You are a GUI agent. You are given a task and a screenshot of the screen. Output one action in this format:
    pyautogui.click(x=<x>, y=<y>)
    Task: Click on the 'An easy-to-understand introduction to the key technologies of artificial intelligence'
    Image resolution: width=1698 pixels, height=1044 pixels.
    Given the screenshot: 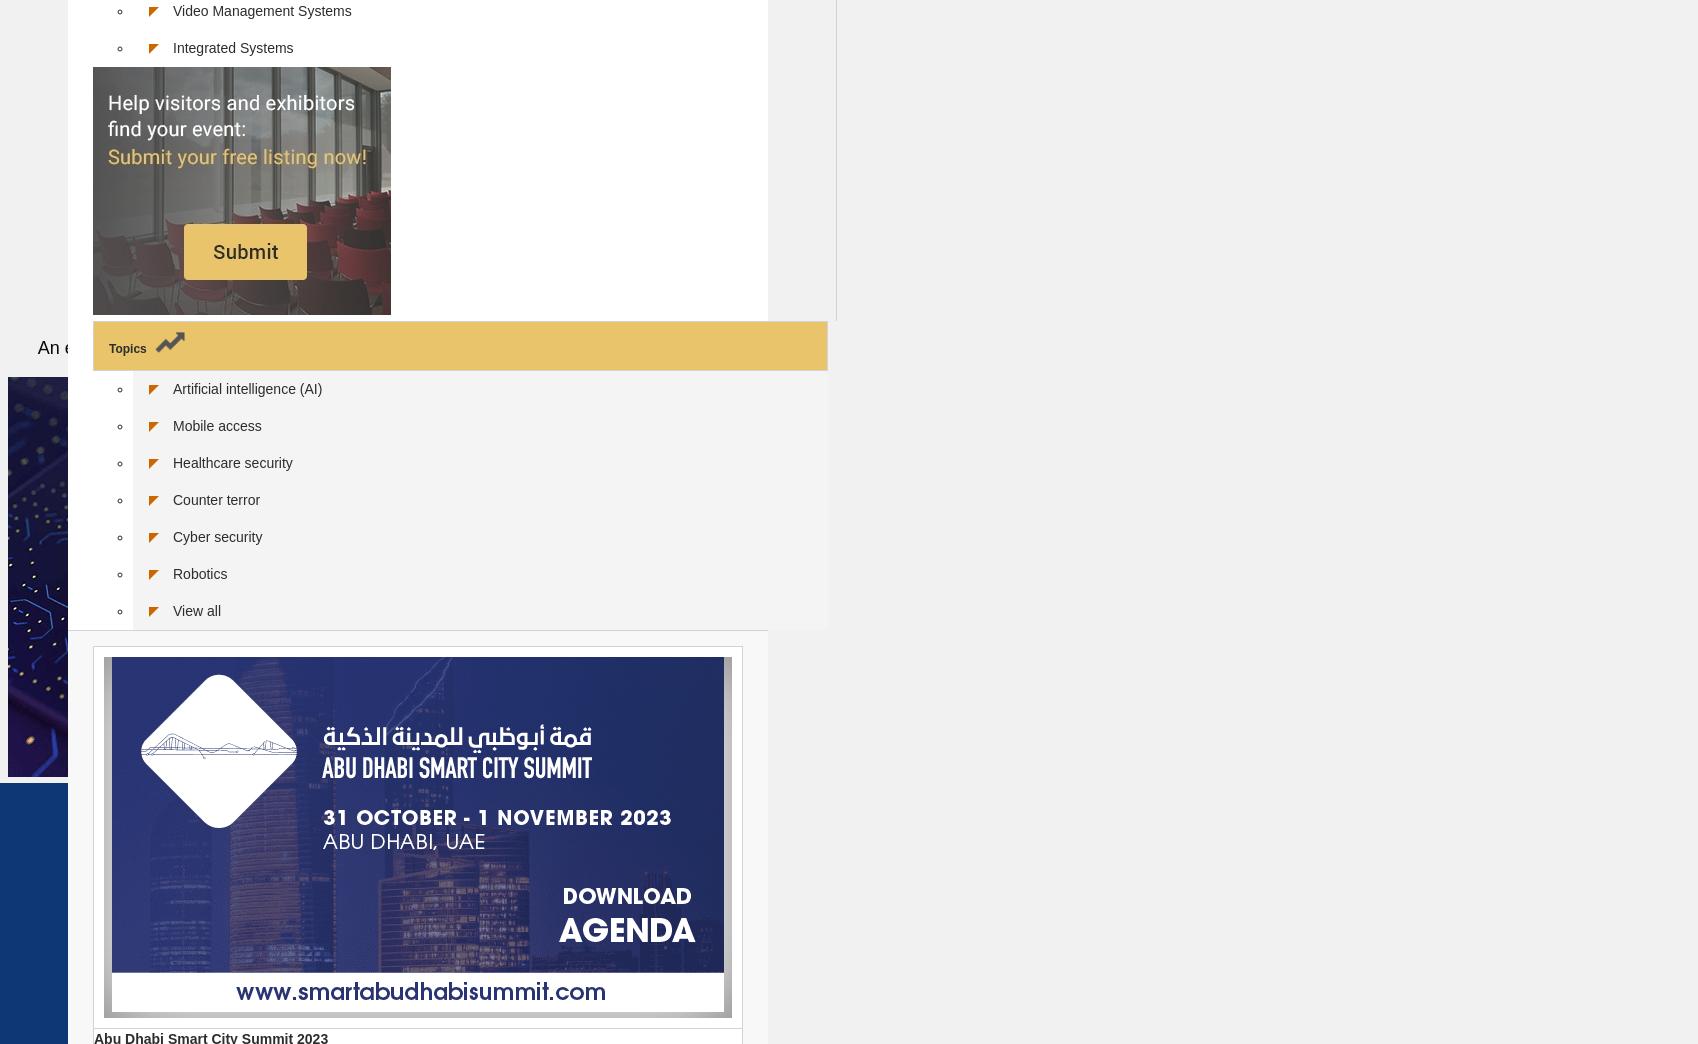 What is the action you would take?
    pyautogui.click(x=362, y=347)
    